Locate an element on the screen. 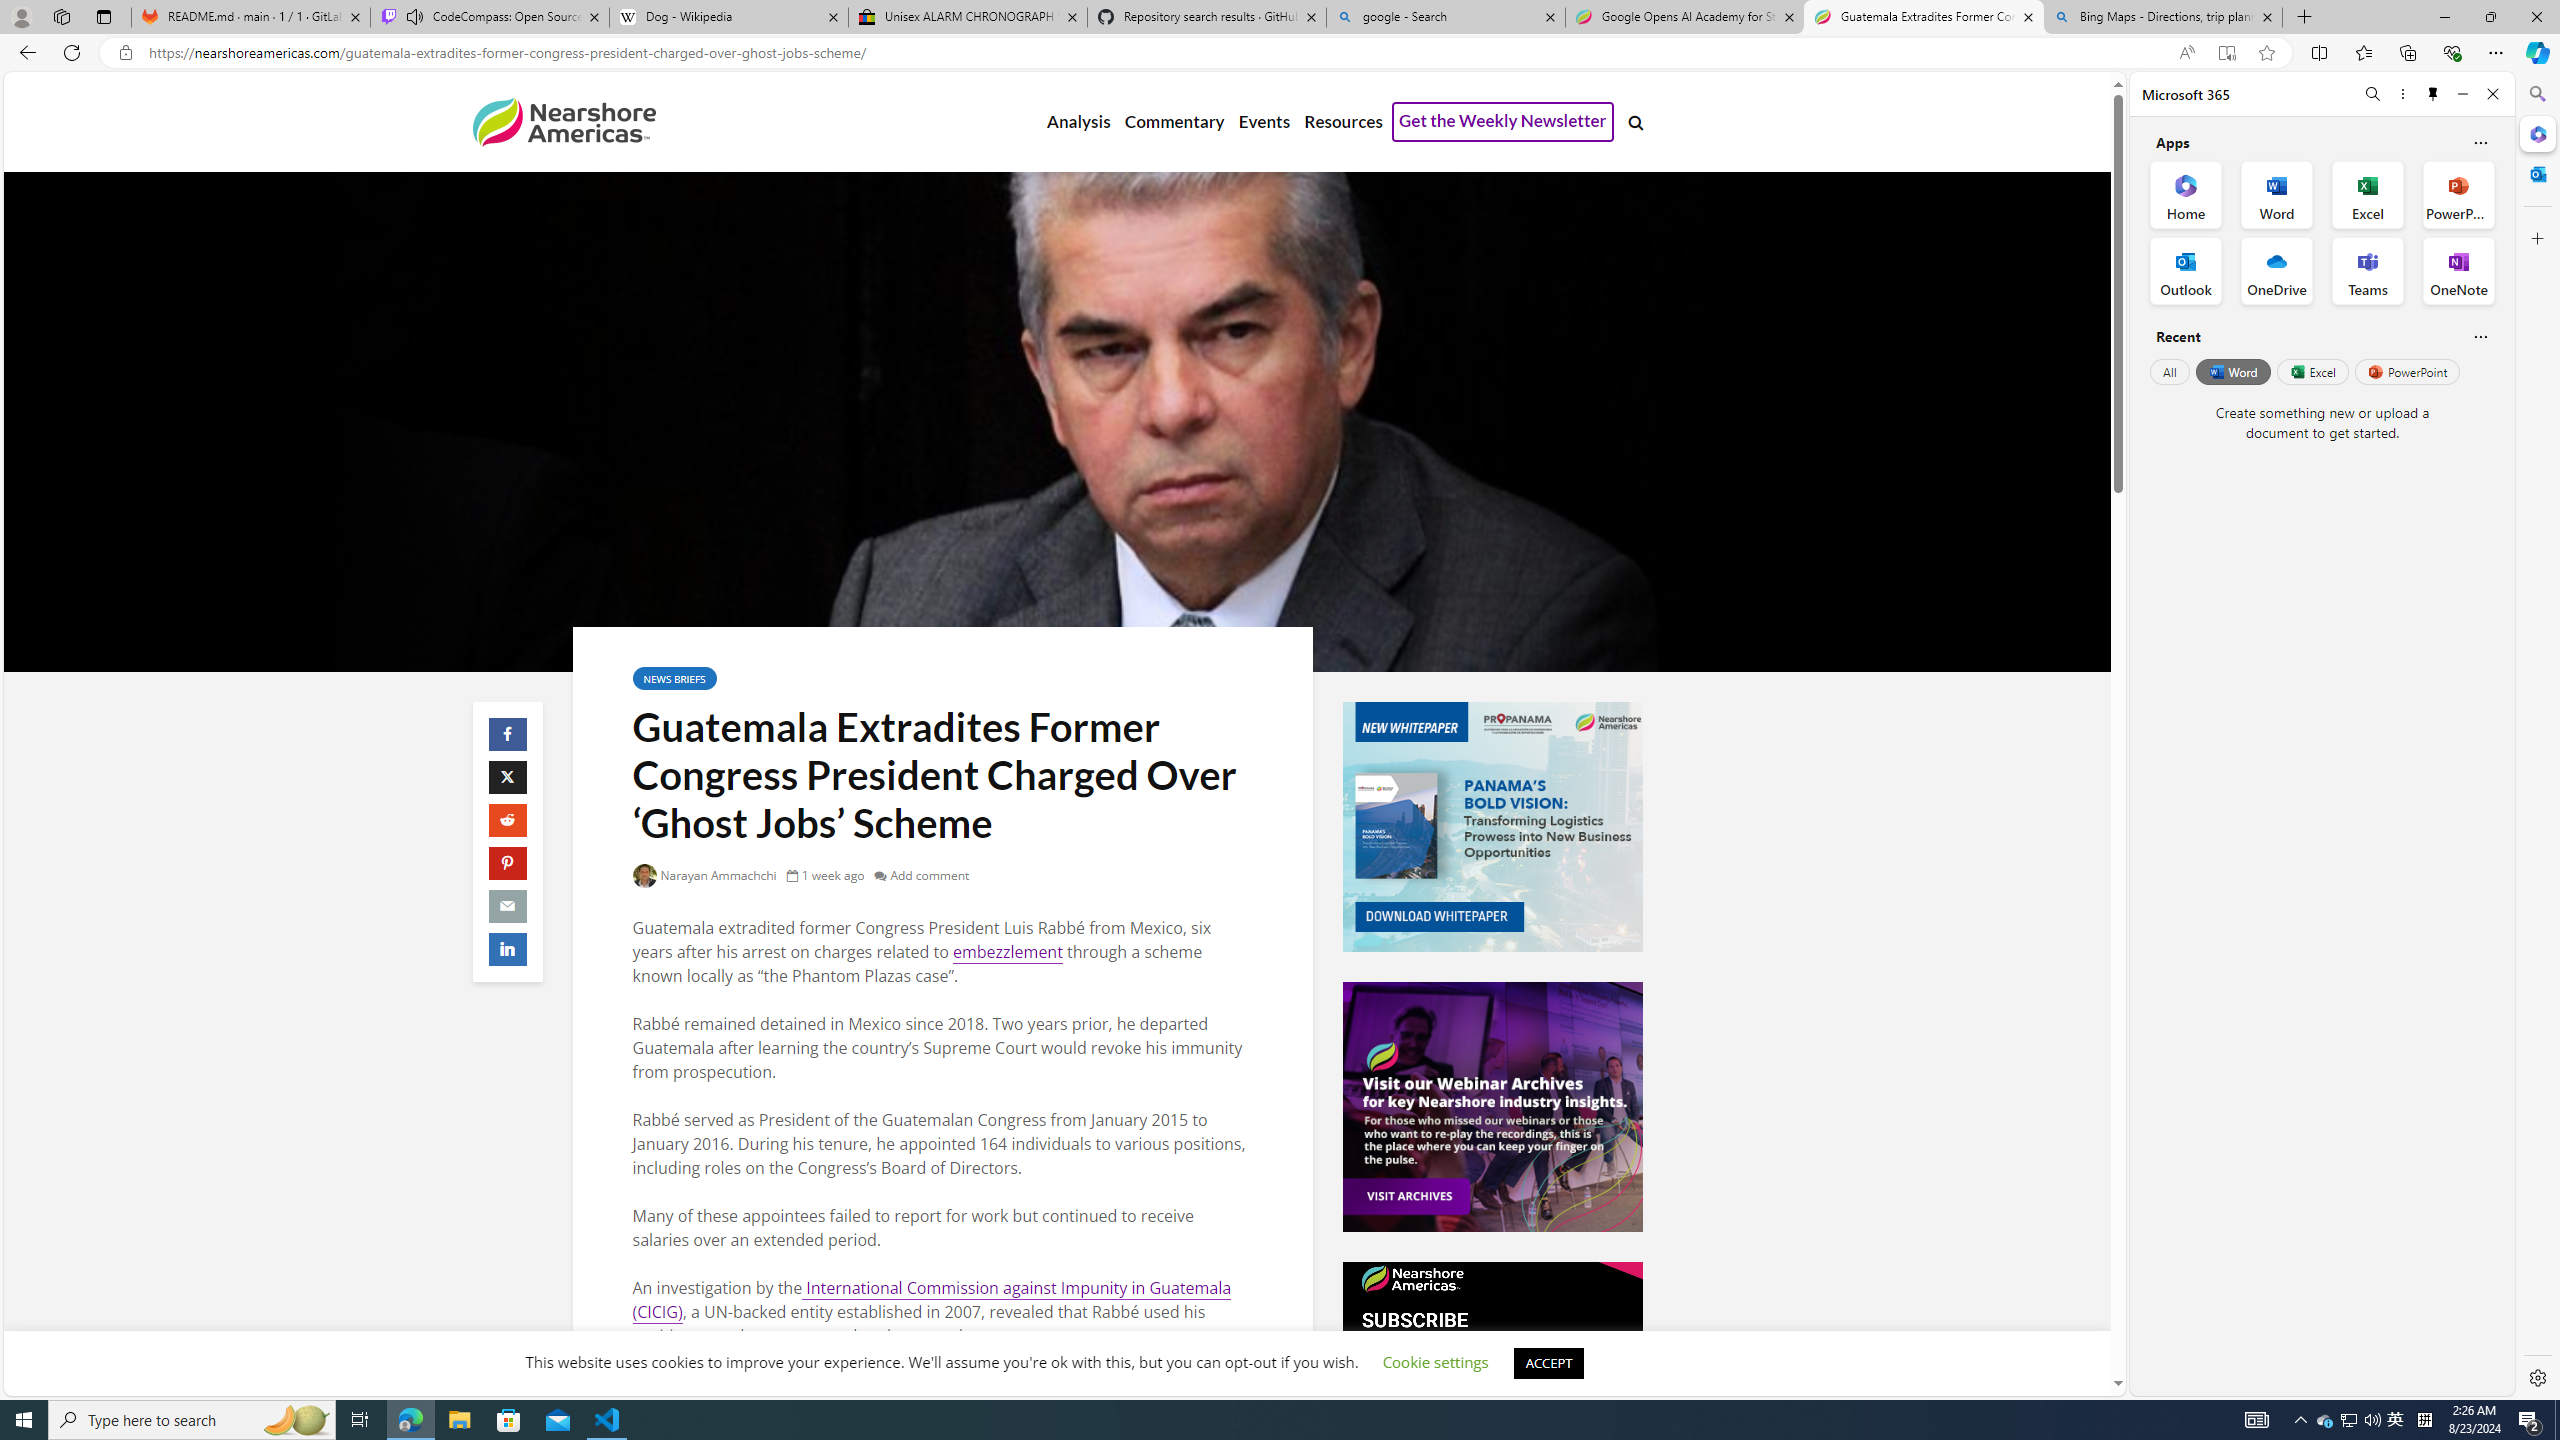  'Commentary' is located at coordinates (1173, 122).